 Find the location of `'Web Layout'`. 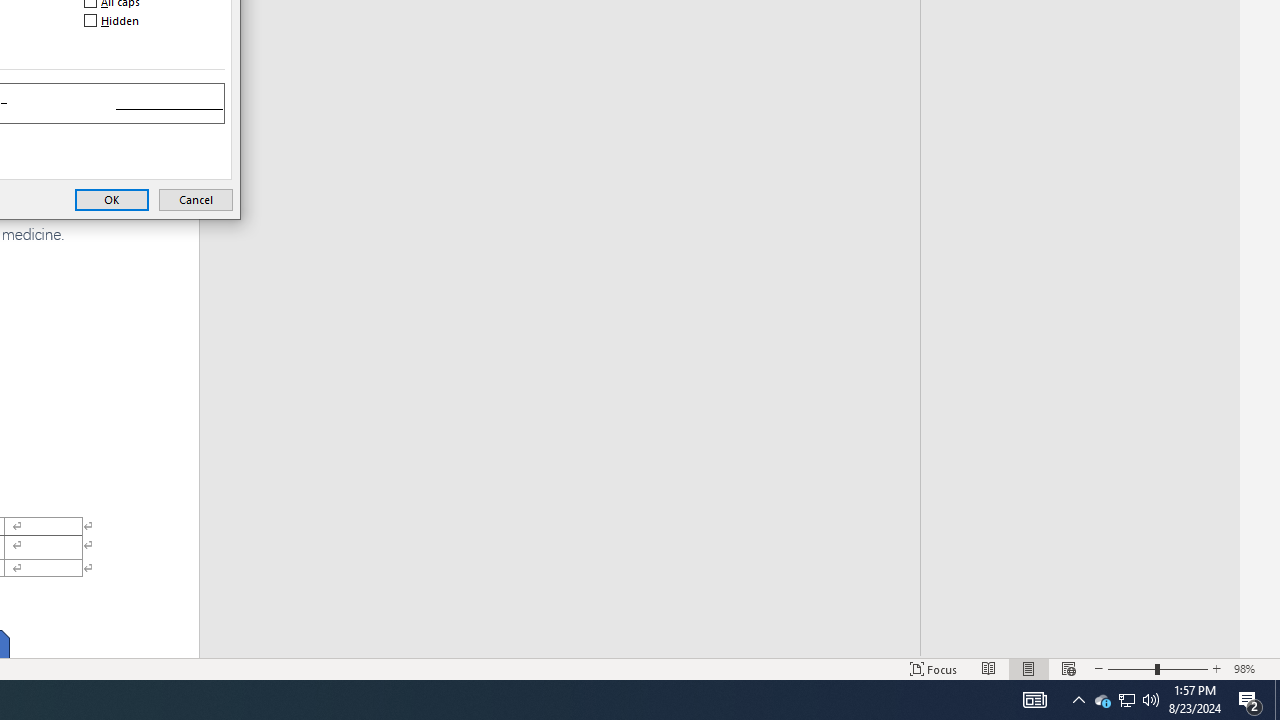

'Web Layout' is located at coordinates (1068, 669).